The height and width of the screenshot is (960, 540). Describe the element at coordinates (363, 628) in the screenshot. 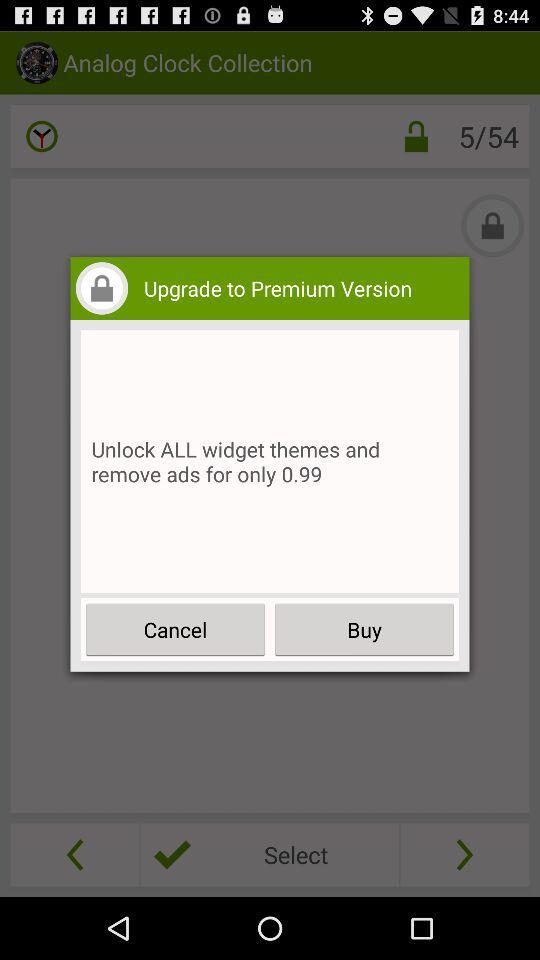

I see `buy` at that location.